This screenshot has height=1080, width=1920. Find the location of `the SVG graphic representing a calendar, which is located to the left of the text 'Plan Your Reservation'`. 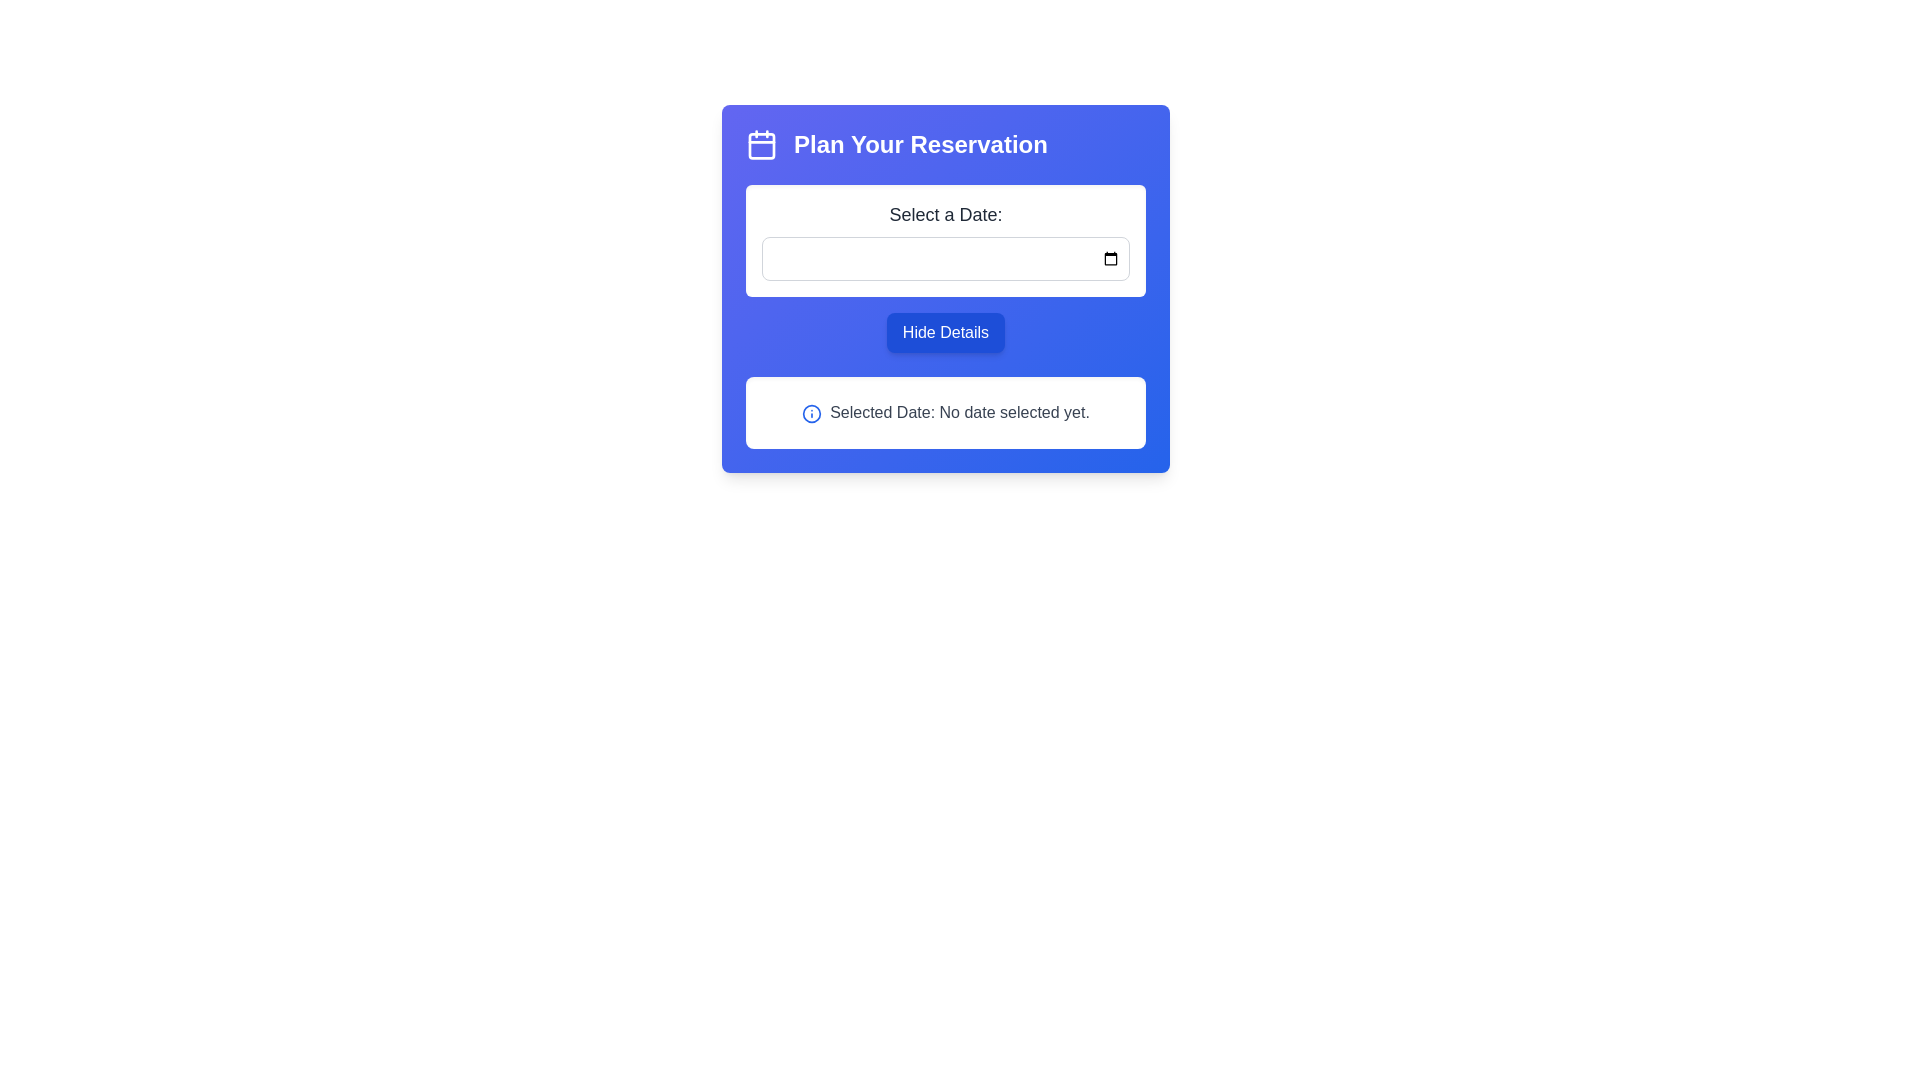

the SVG graphic representing a calendar, which is located to the left of the text 'Plan Your Reservation' is located at coordinates (761, 144).